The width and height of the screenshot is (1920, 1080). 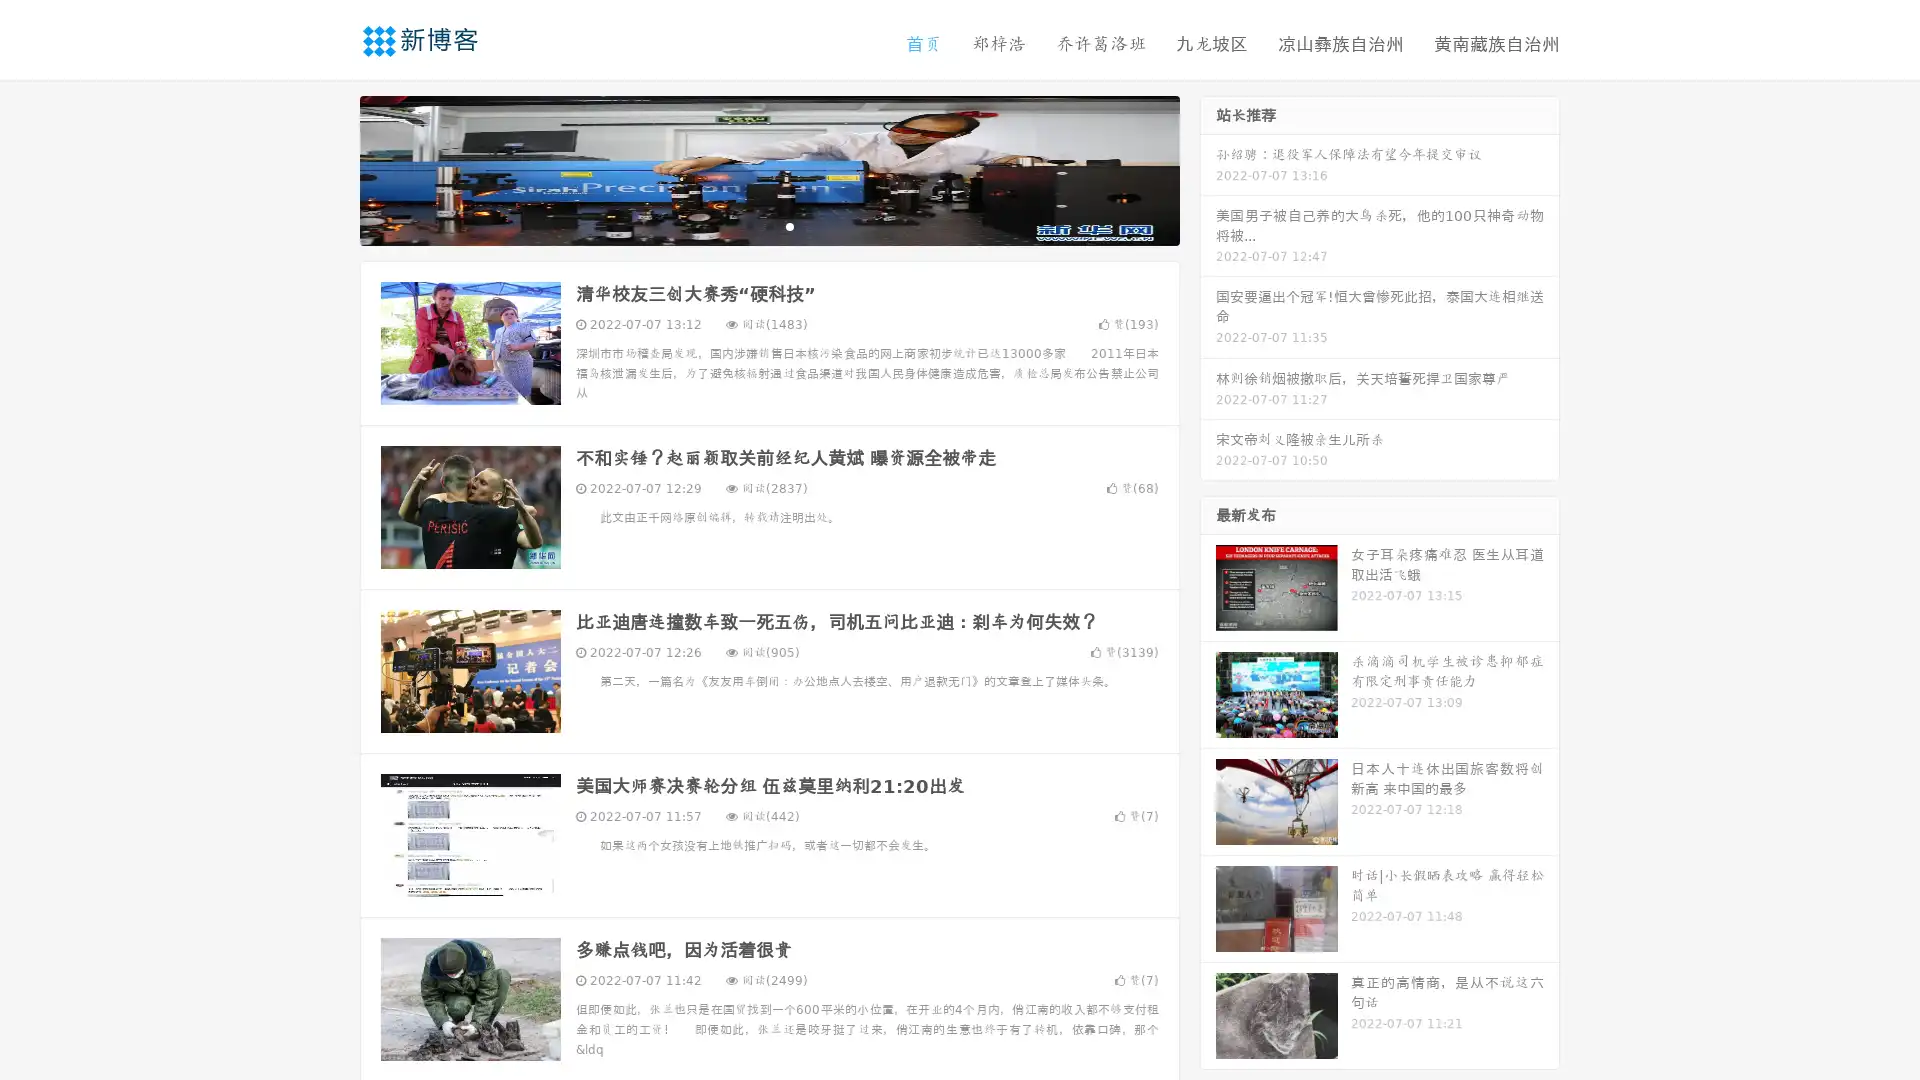 I want to click on Go to slide 3, so click(x=789, y=225).